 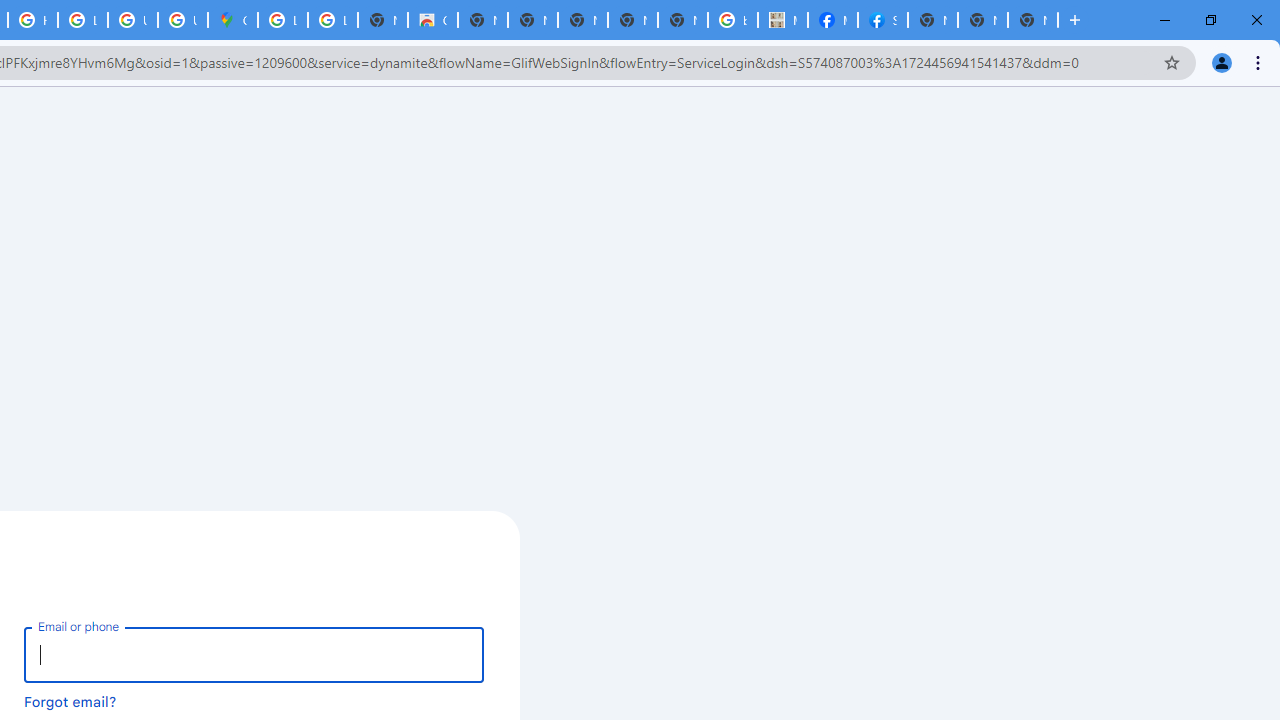 What do you see at coordinates (781, 20) in the screenshot?
I see `'MILEY CYRUS.'` at bounding box center [781, 20].